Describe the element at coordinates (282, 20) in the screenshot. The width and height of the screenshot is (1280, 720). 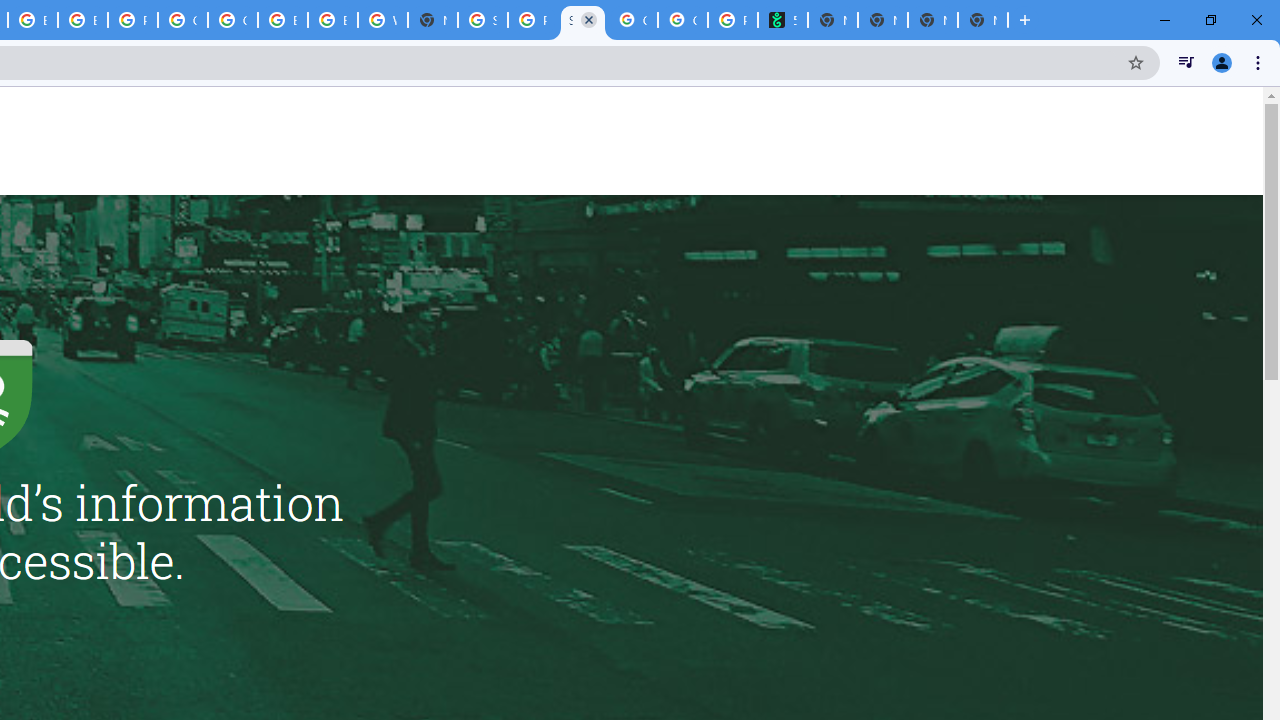
I see `'Browse Chrome as a guest - Computer - Google Chrome Help'` at that location.